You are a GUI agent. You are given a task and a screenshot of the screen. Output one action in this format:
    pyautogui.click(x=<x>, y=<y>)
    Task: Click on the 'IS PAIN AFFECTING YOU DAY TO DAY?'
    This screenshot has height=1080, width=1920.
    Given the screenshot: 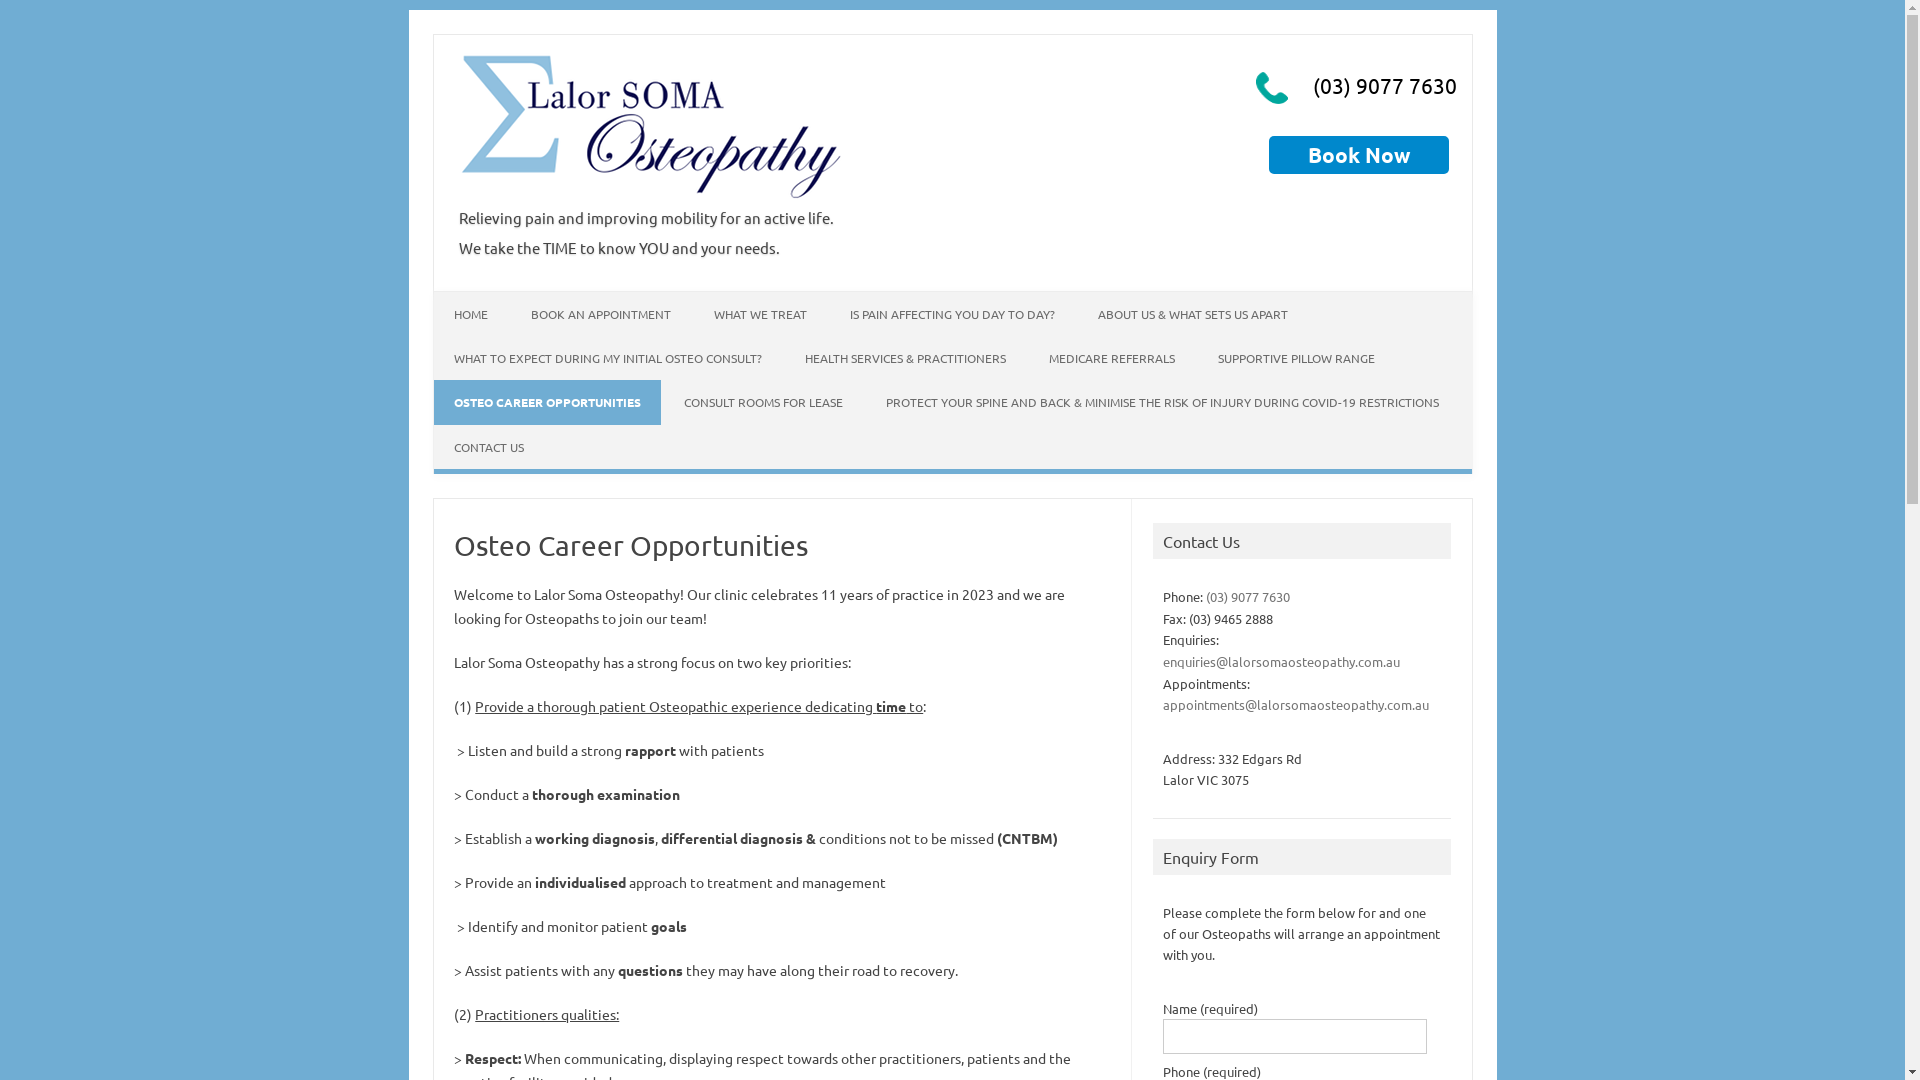 What is the action you would take?
    pyautogui.click(x=951, y=313)
    